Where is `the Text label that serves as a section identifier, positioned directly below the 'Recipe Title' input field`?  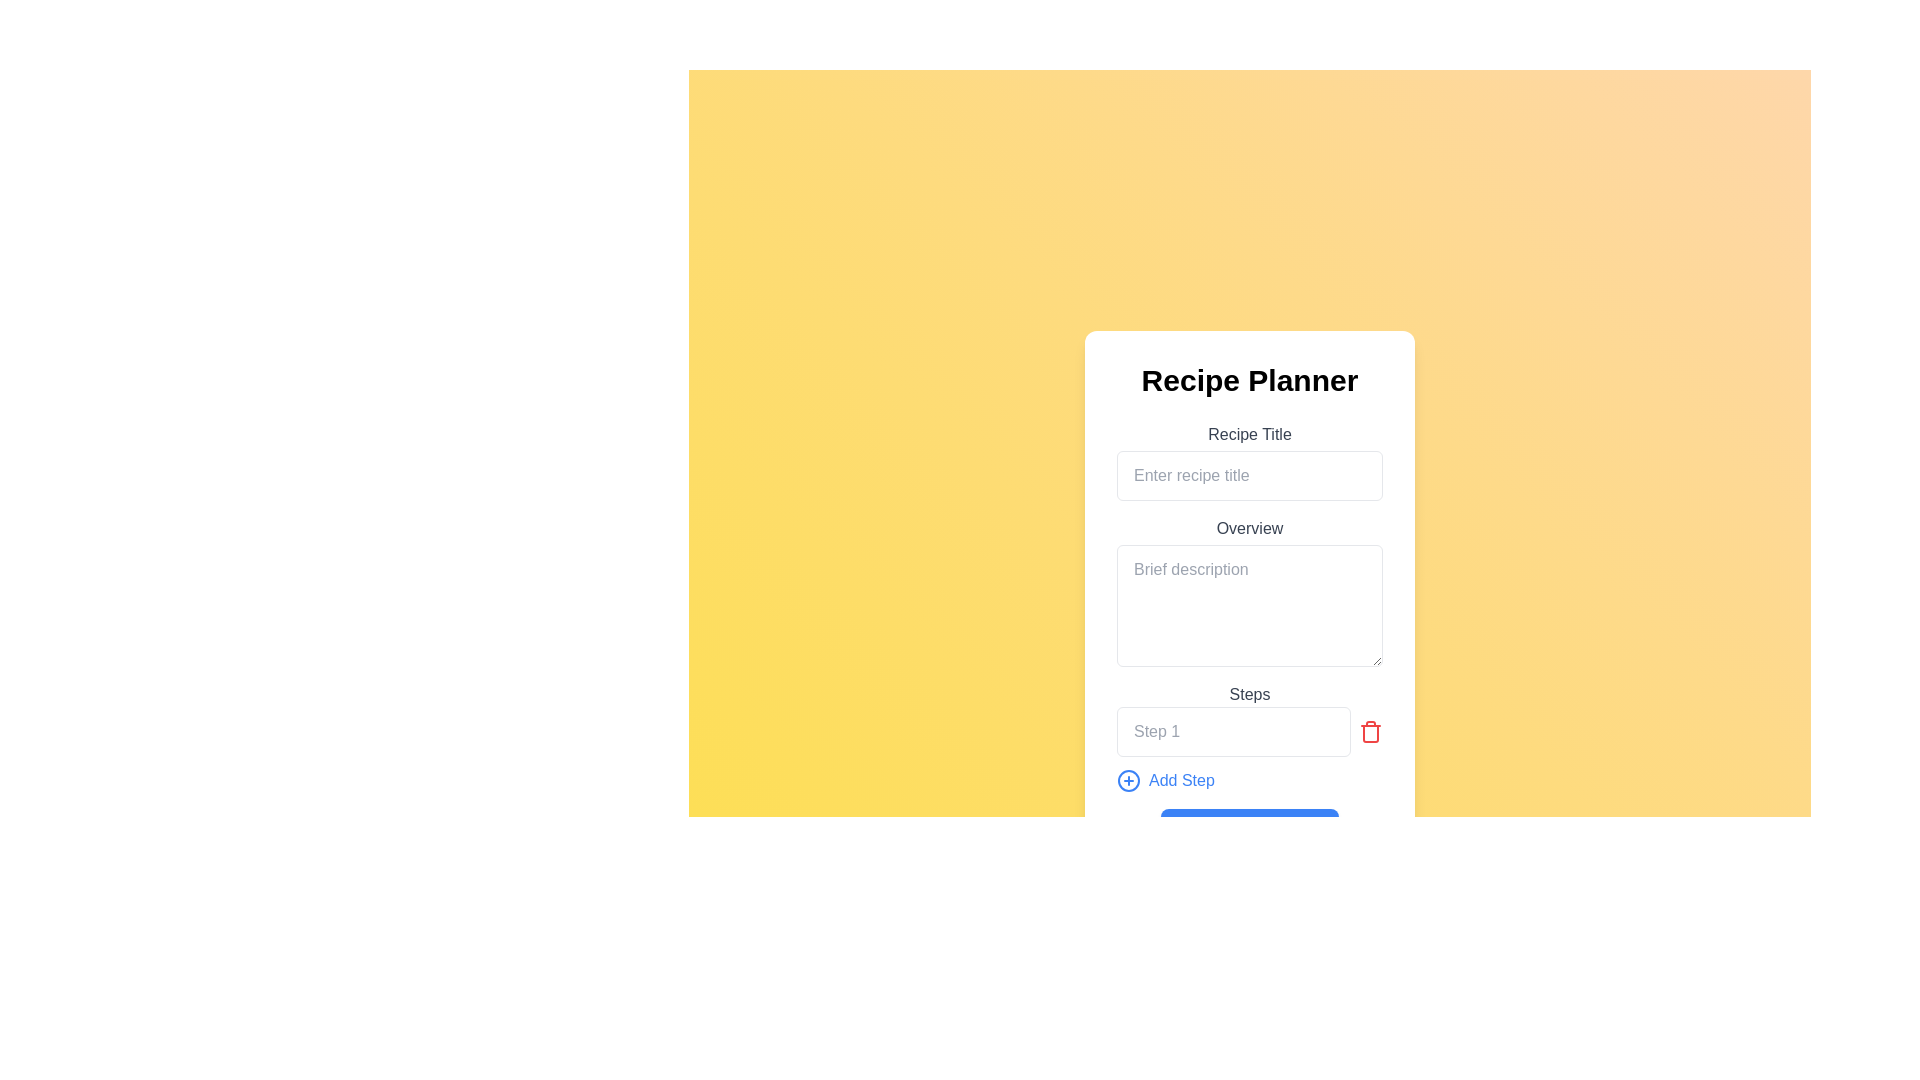 the Text label that serves as a section identifier, positioned directly below the 'Recipe Title' input field is located at coordinates (1248, 527).